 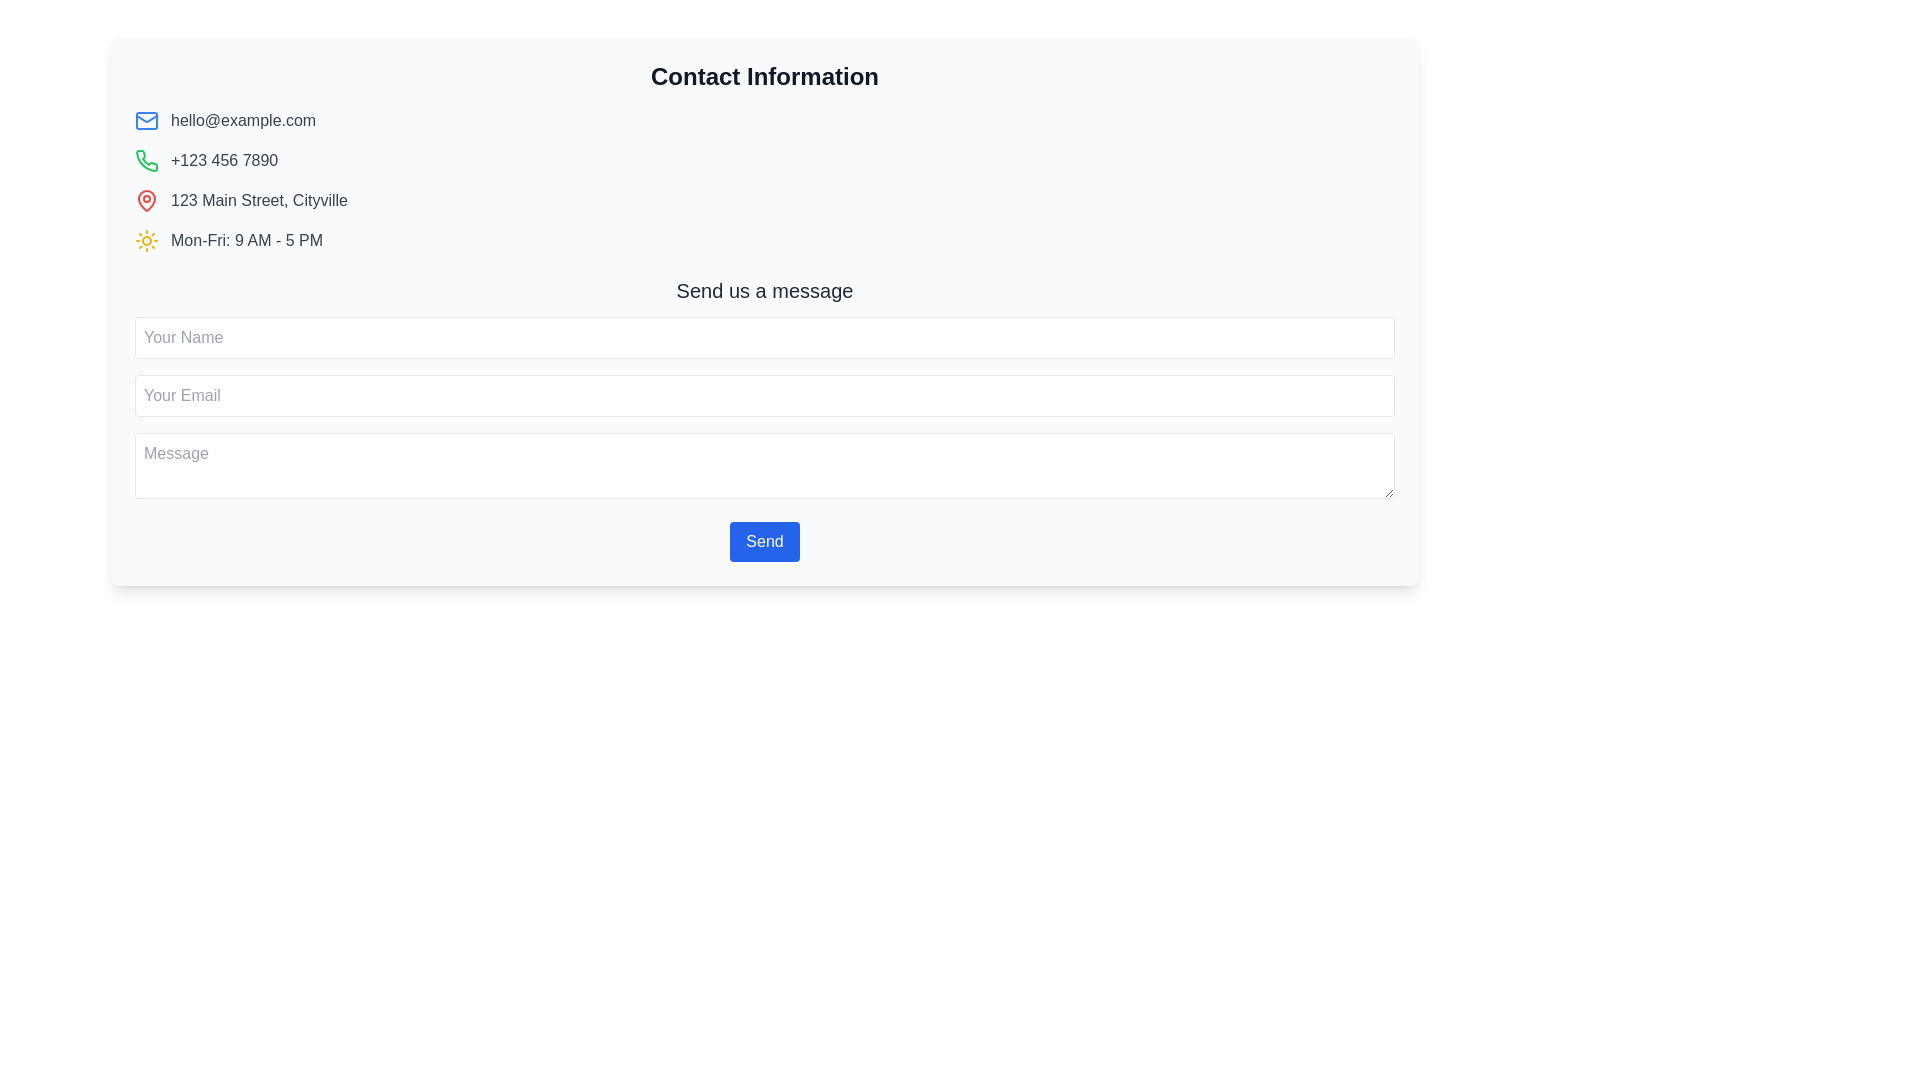 I want to click on the green phone icon that precedes the phone number '+123 456 7890' in the contact information section, so click(x=146, y=160).